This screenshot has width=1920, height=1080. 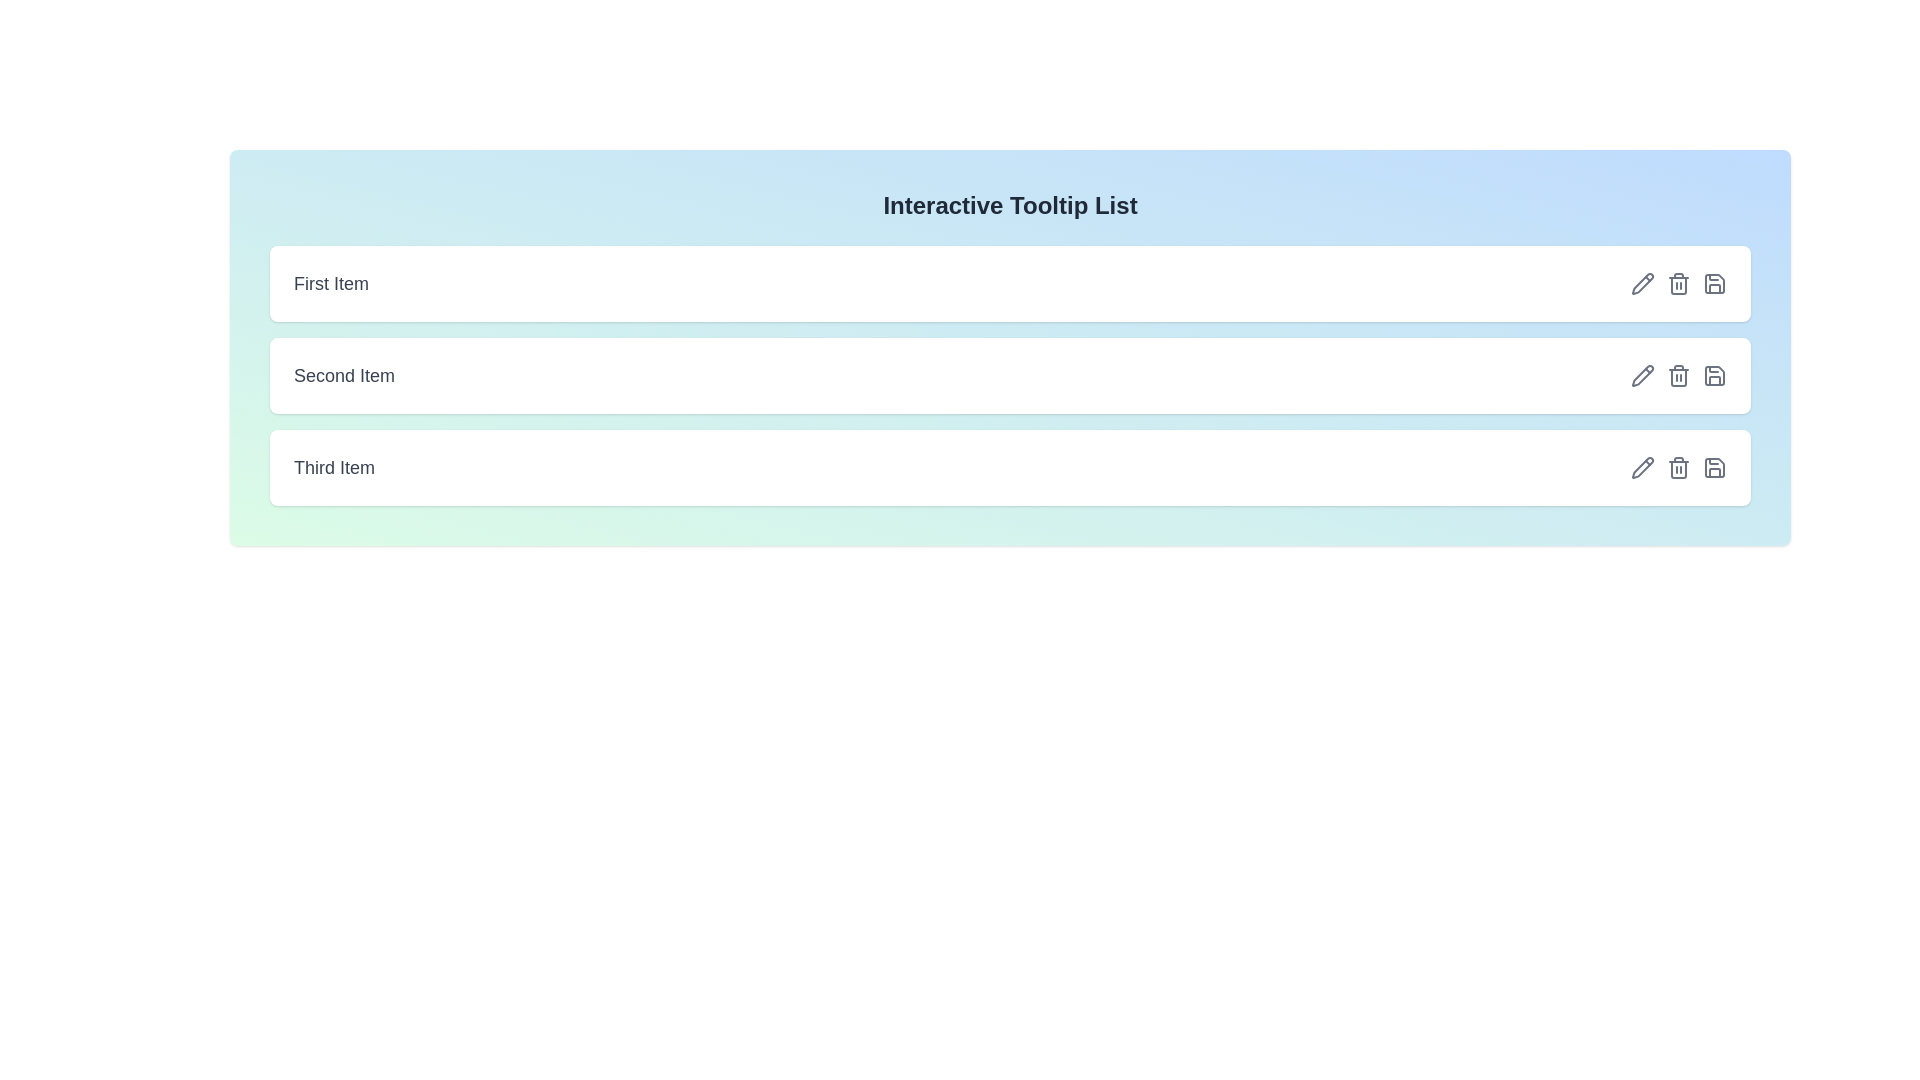 What do you see at coordinates (1713, 375) in the screenshot?
I see `the floppy disk icon button located on the right side of the second row in the list` at bounding box center [1713, 375].